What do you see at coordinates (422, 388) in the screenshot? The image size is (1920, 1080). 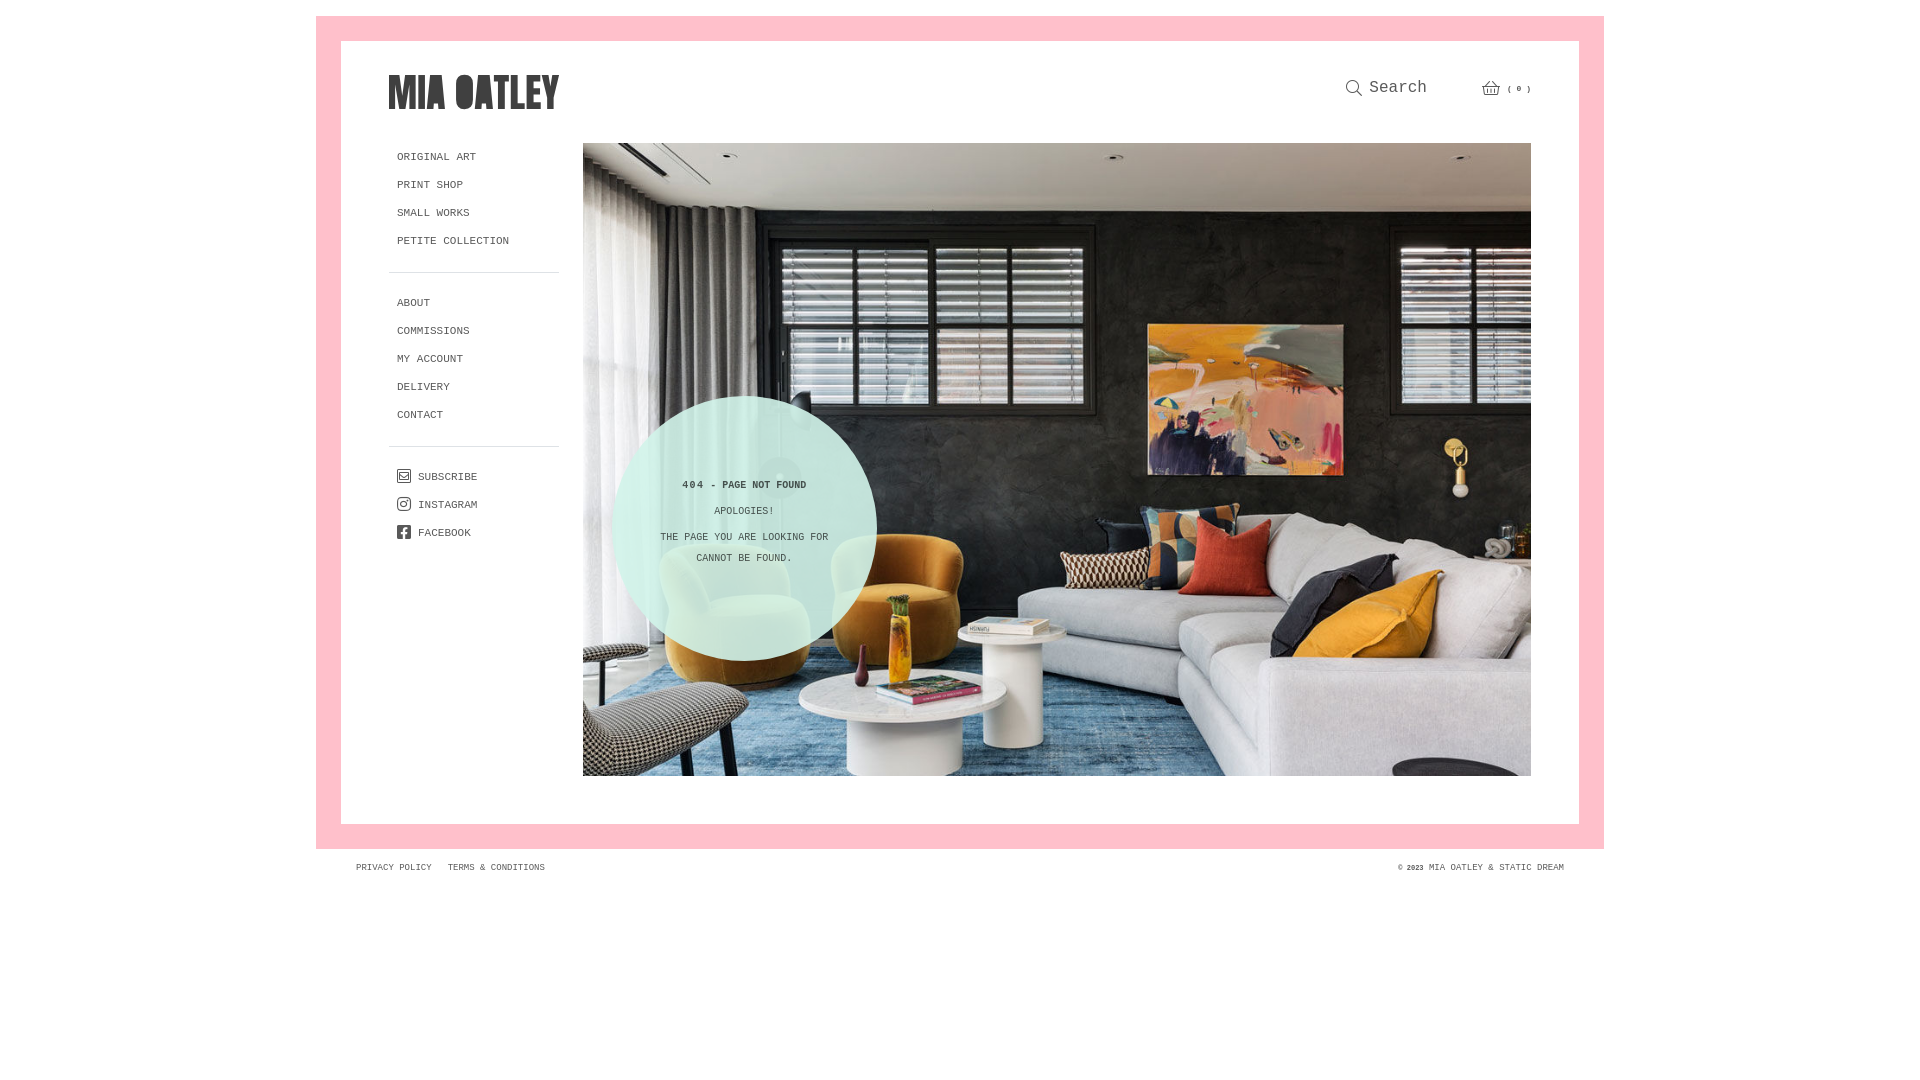 I see `'Delivery'` at bounding box center [422, 388].